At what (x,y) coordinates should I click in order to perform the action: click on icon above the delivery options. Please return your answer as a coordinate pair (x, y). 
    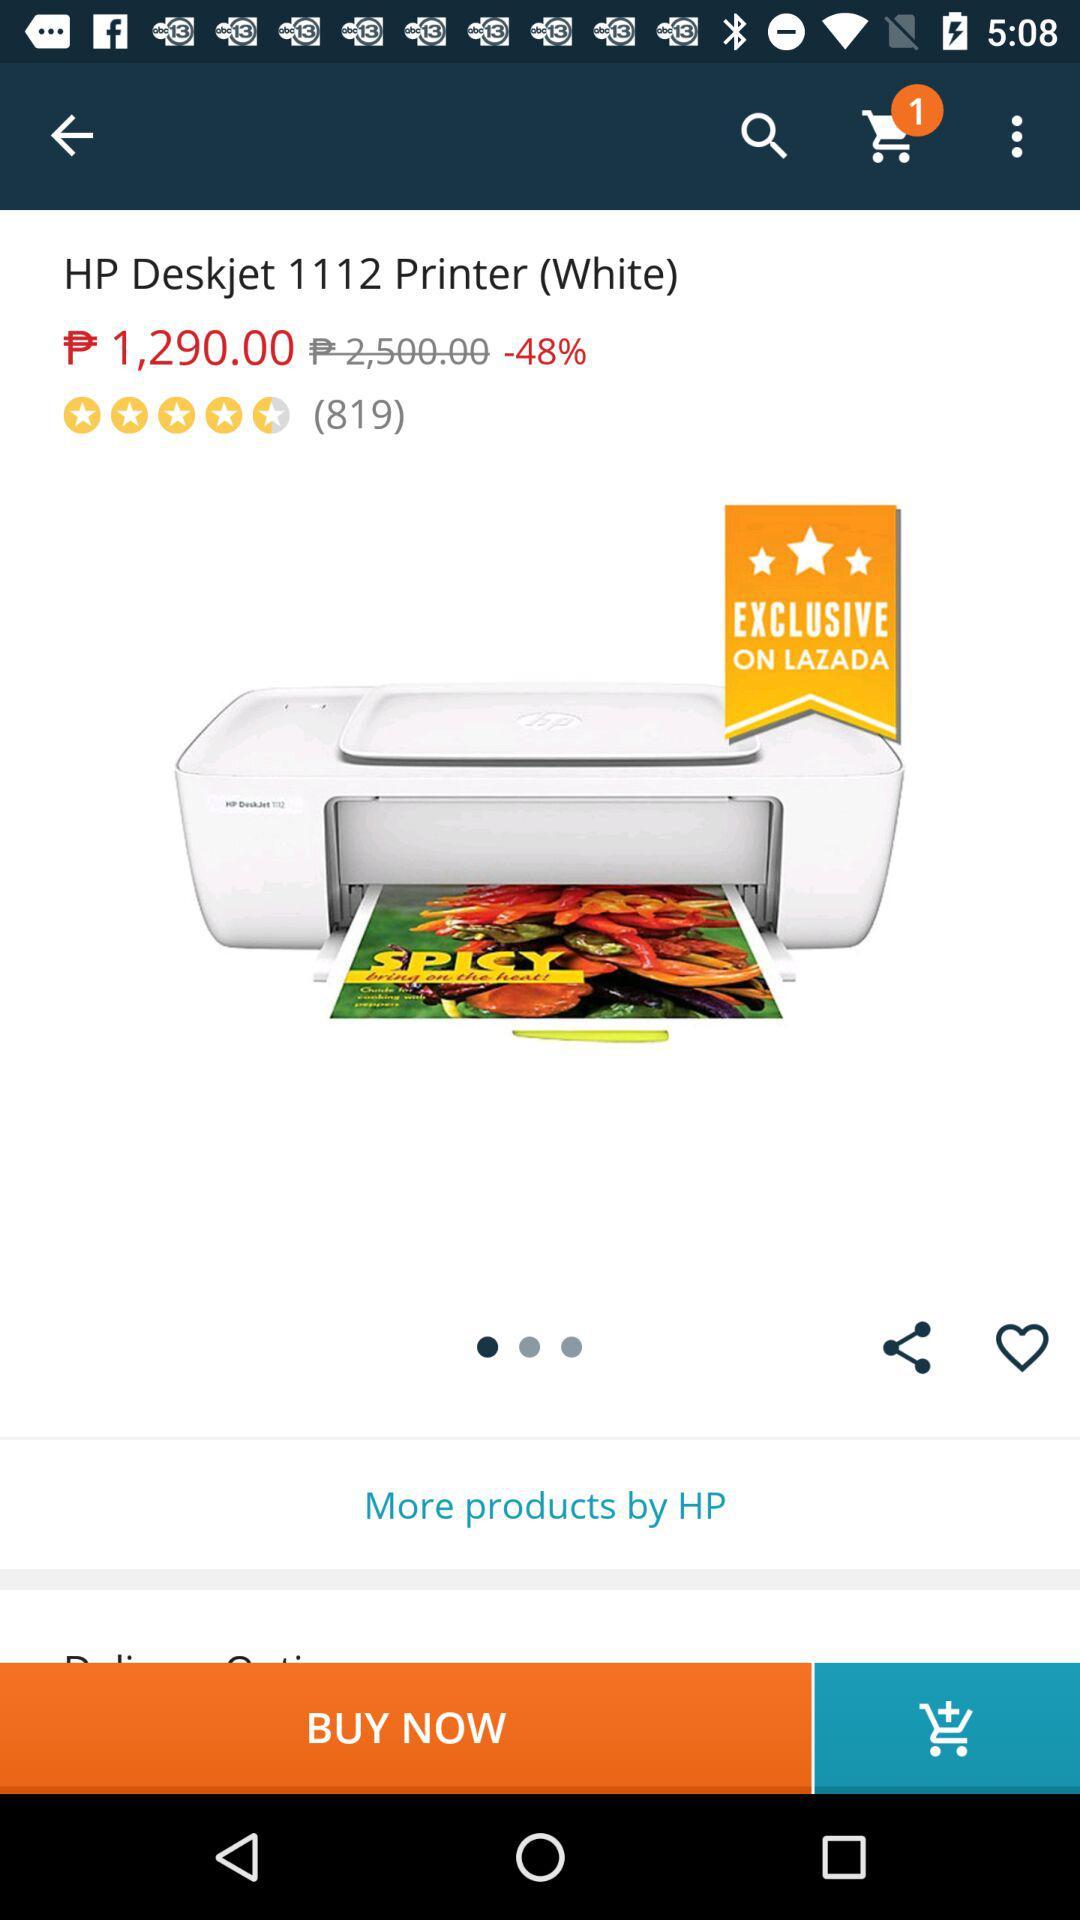
    Looking at the image, I should click on (540, 1504).